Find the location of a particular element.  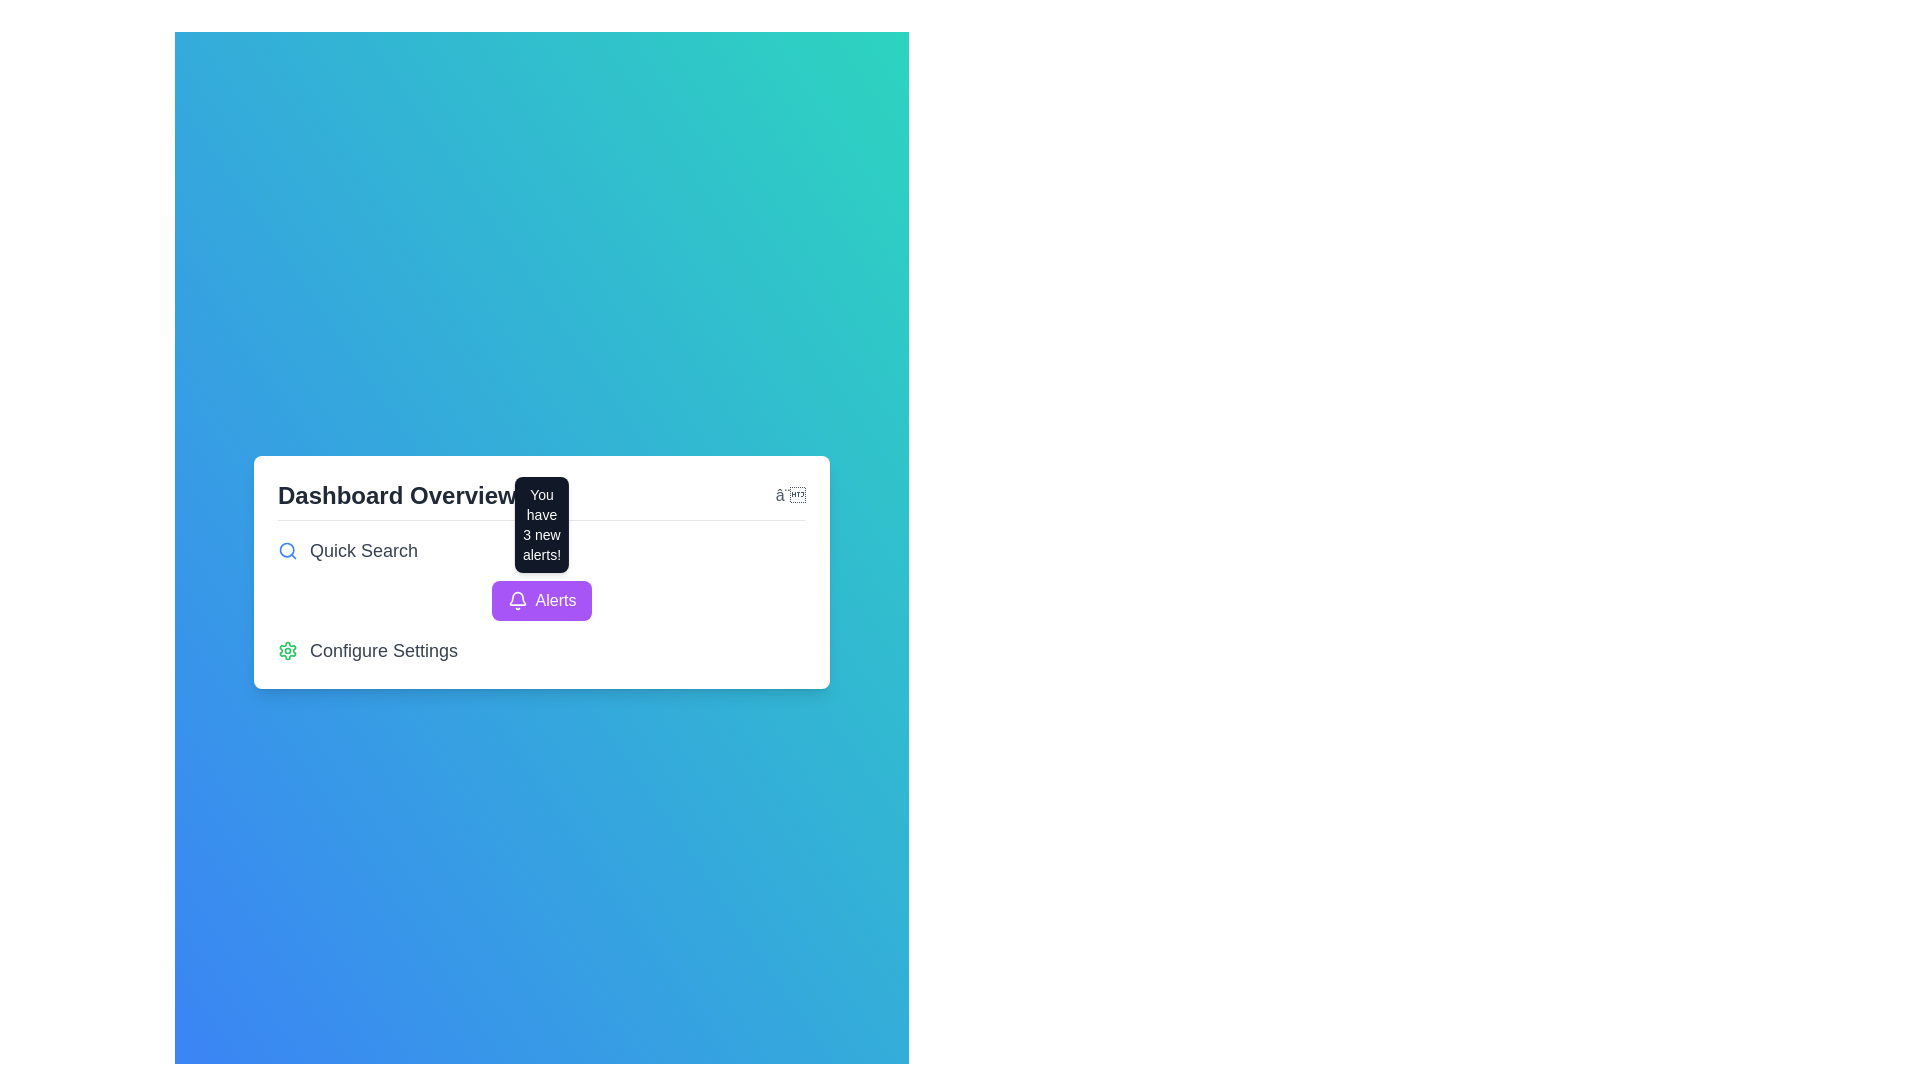

the search icon located to the left of 'Quick Search' is located at coordinates (287, 550).